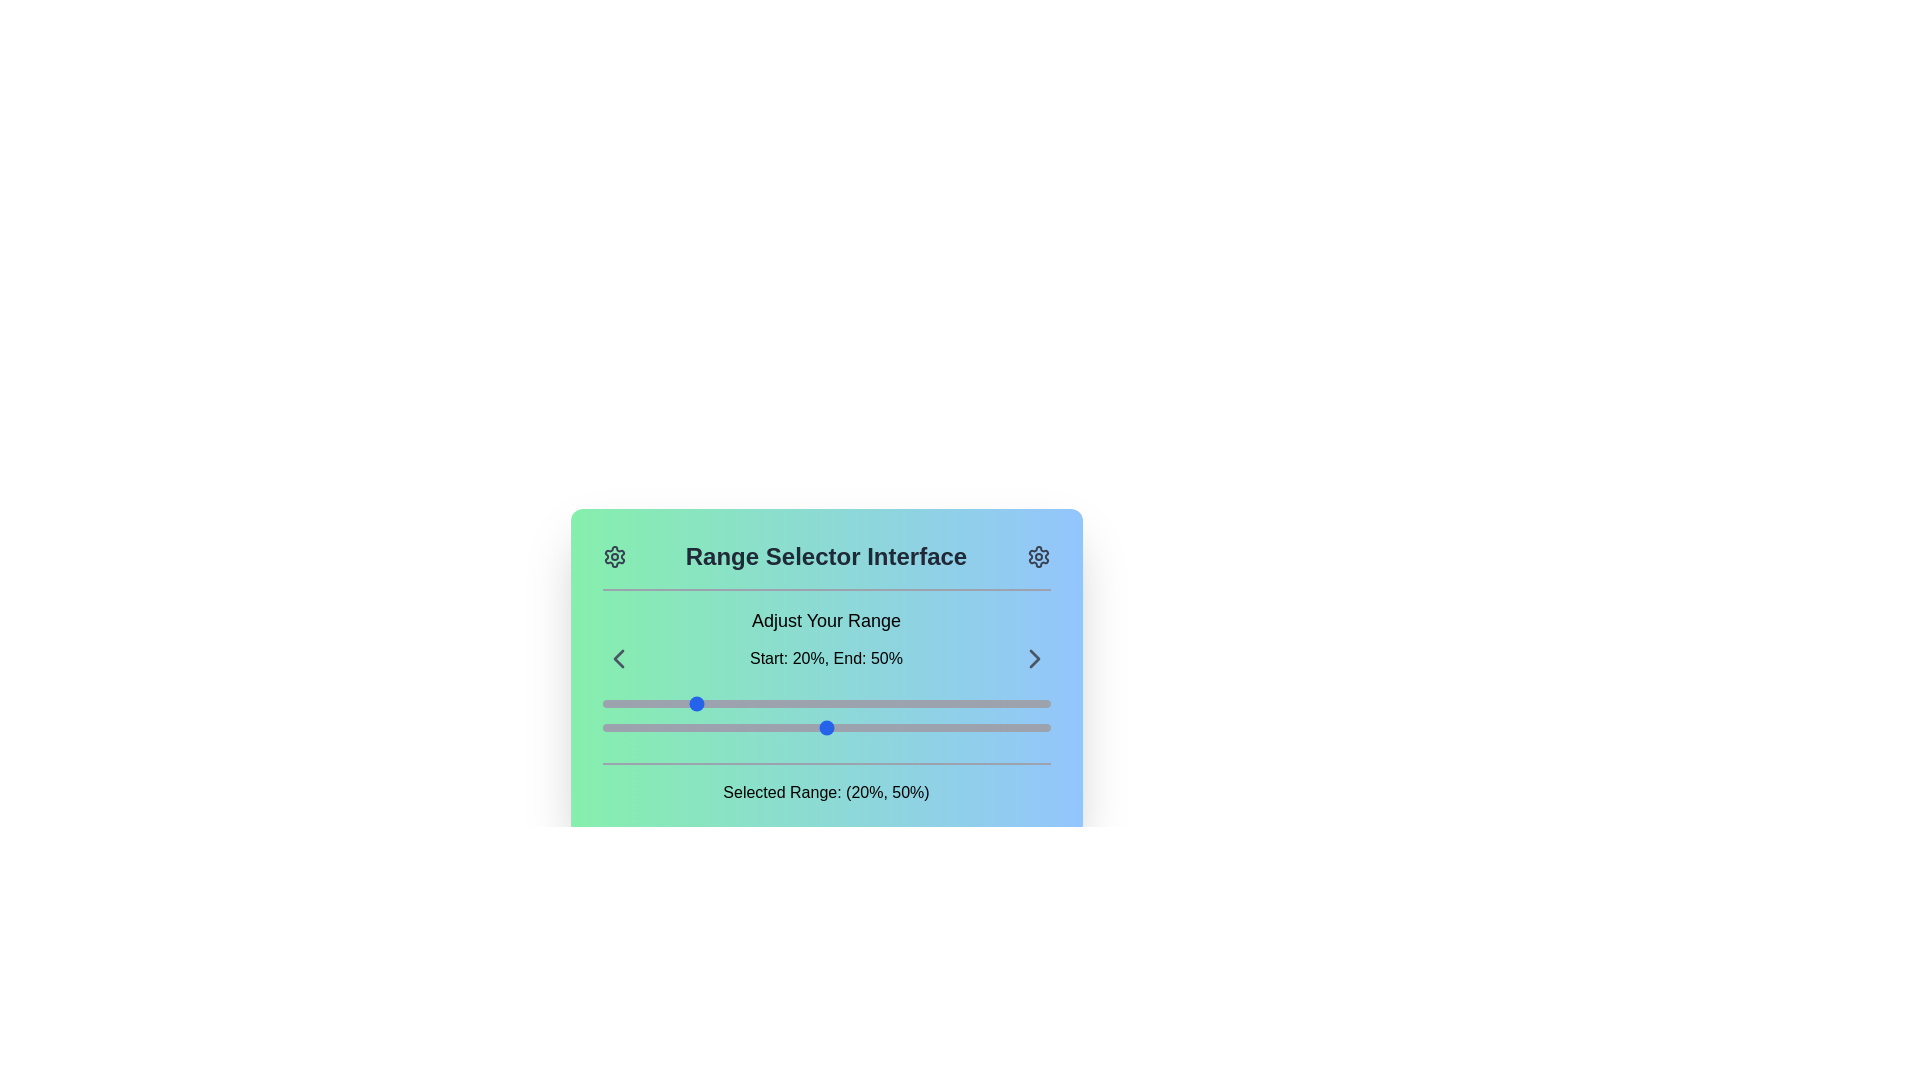  What do you see at coordinates (840, 728) in the screenshot?
I see `the slider value` at bounding box center [840, 728].